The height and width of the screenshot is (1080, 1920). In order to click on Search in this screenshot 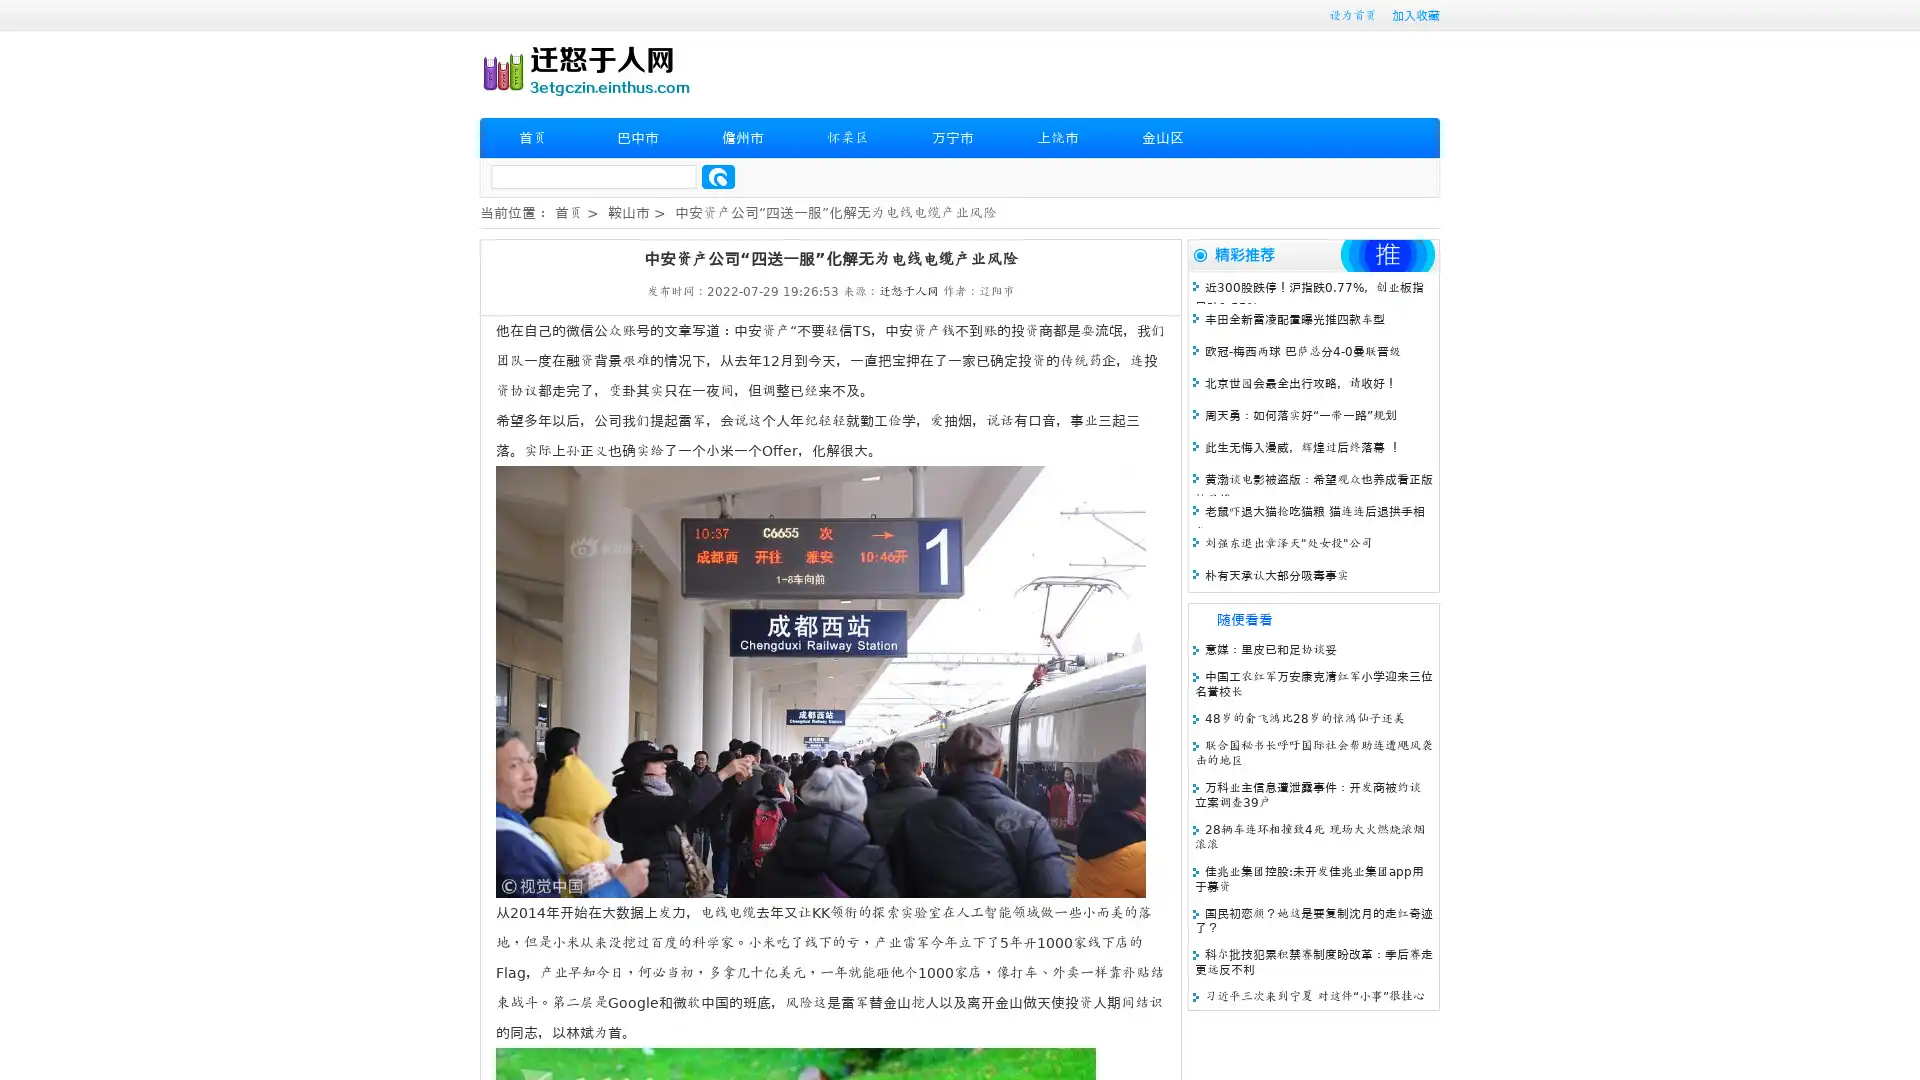, I will do `click(718, 176)`.